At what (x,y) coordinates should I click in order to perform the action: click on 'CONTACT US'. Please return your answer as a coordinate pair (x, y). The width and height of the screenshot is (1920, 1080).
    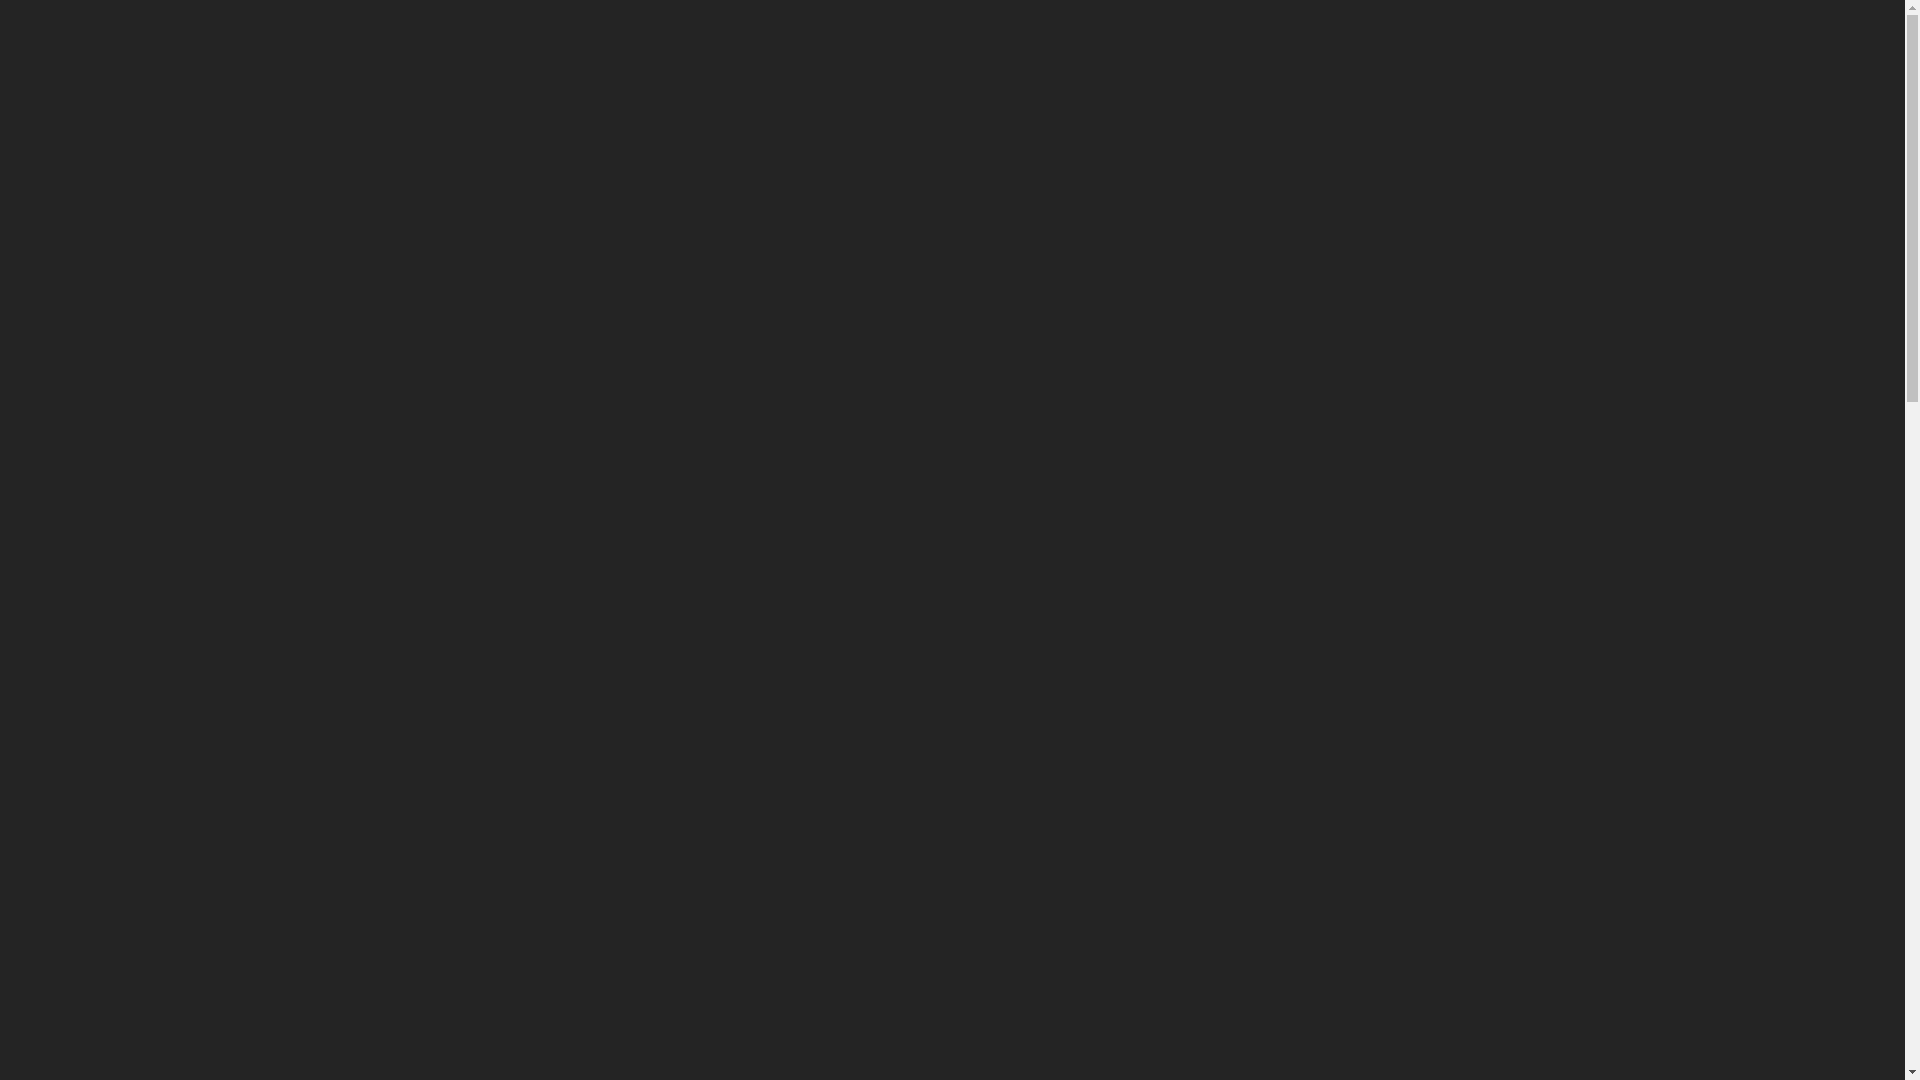
    Looking at the image, I should click on (887, 109).